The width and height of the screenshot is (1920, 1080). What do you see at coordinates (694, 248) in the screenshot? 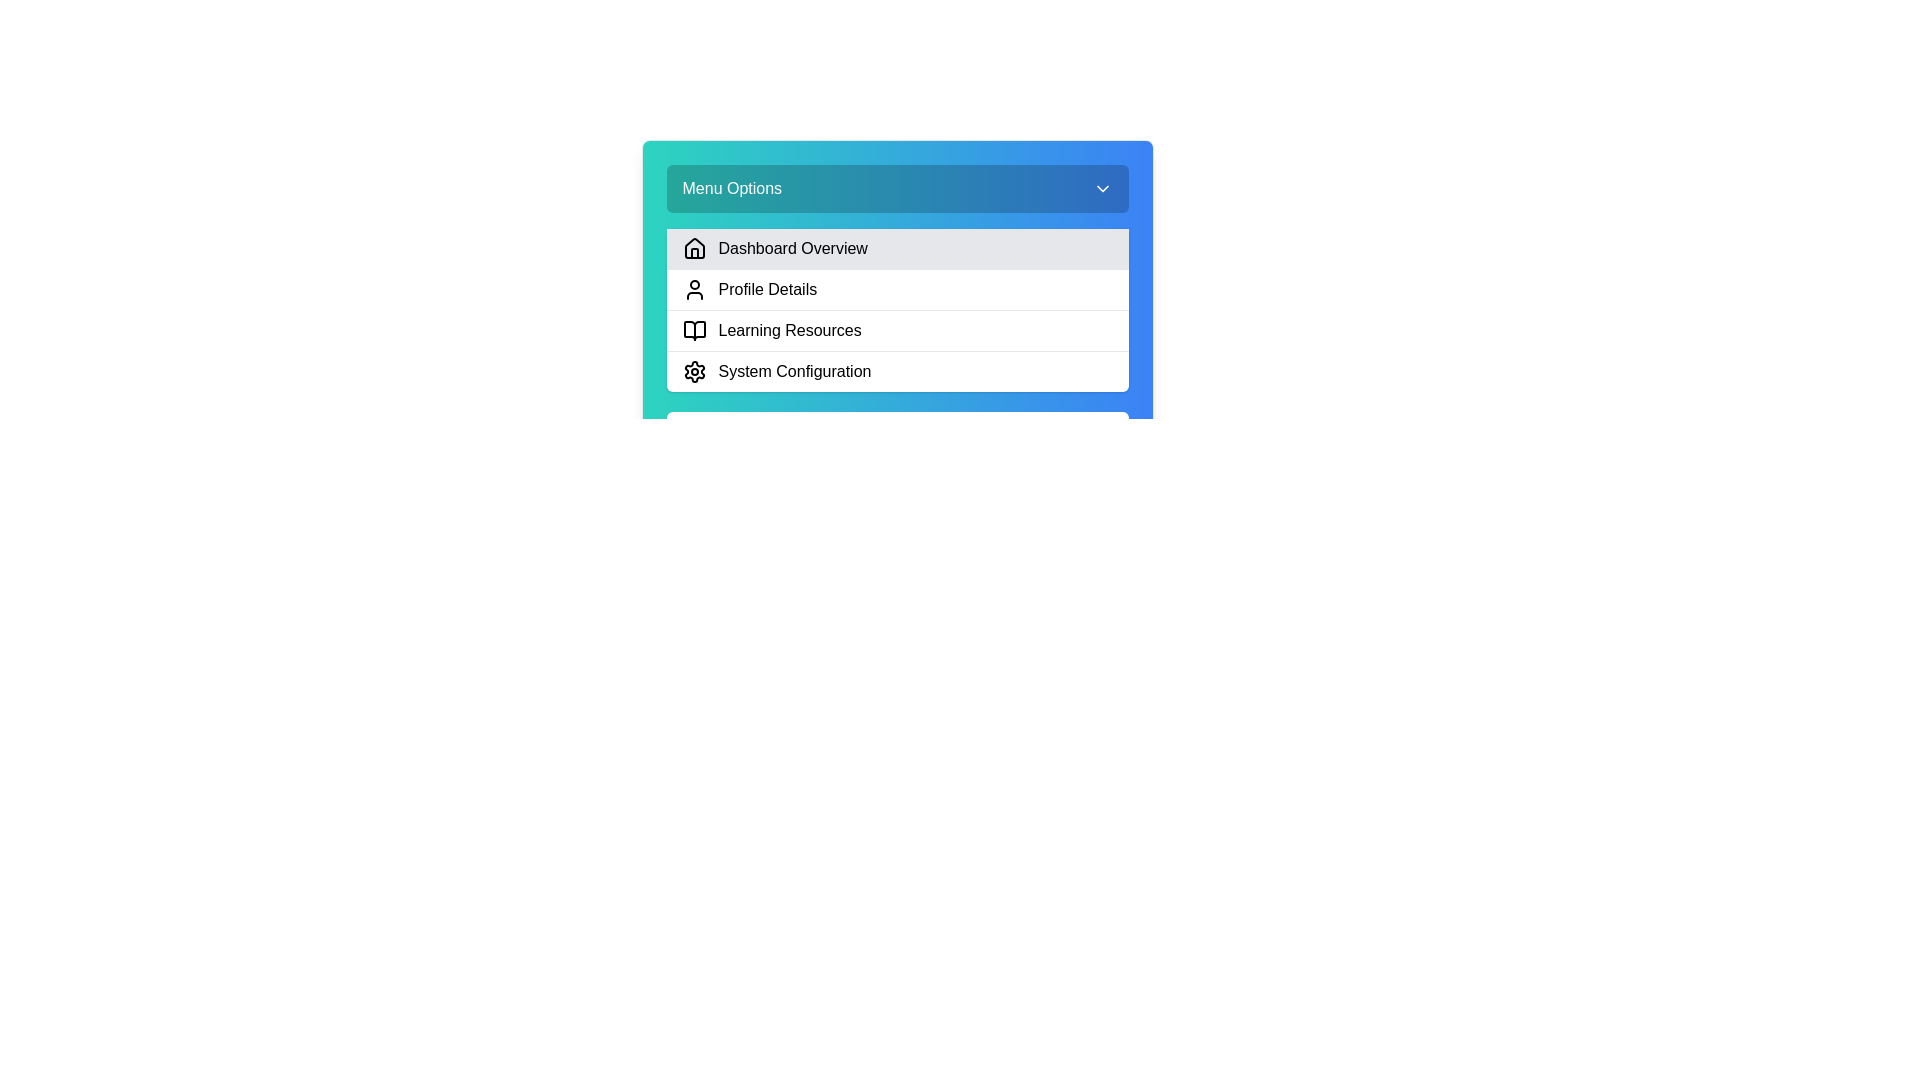
I see `the stylized house icon located in the leftmost position of the first row within the vertical list of menu entries, next to the text 'Dashboard Overview'` at bounding box center [694, 248].